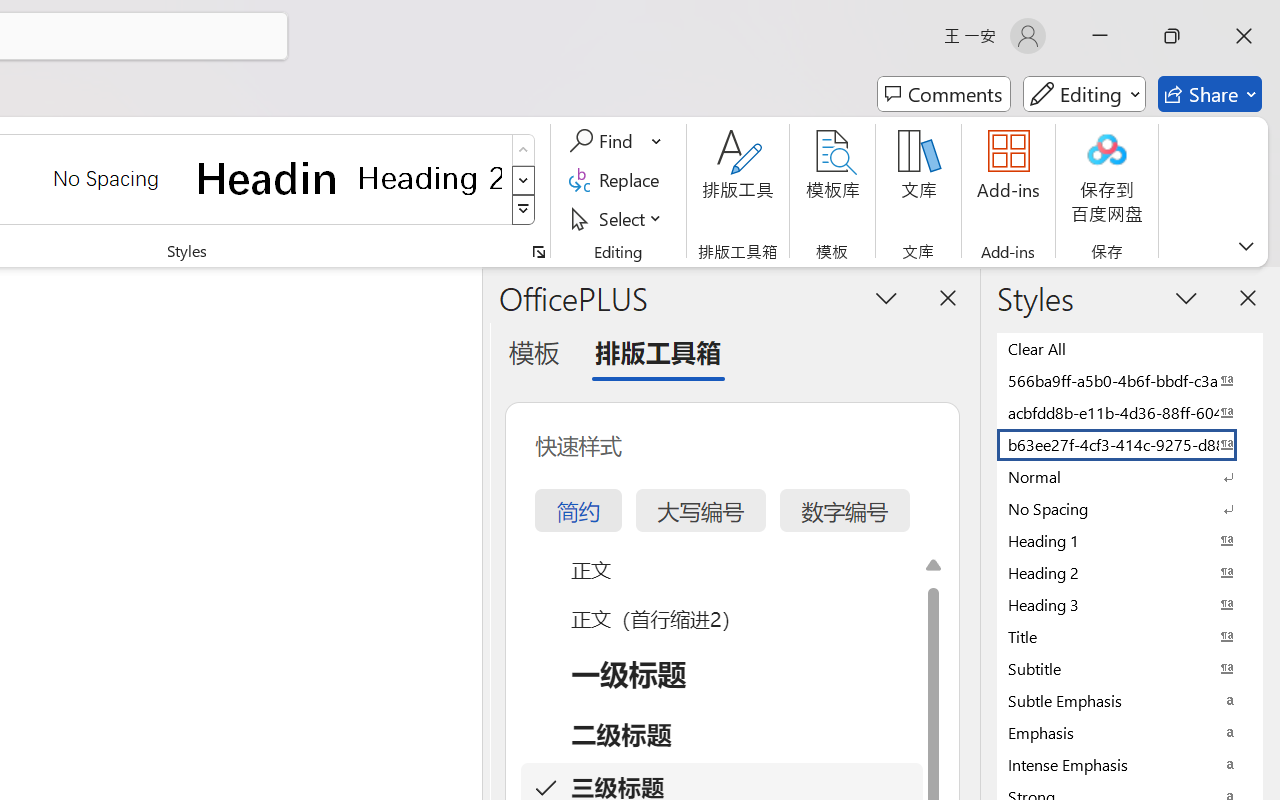  I want to click on 'Heading 2', so click(429, 177).